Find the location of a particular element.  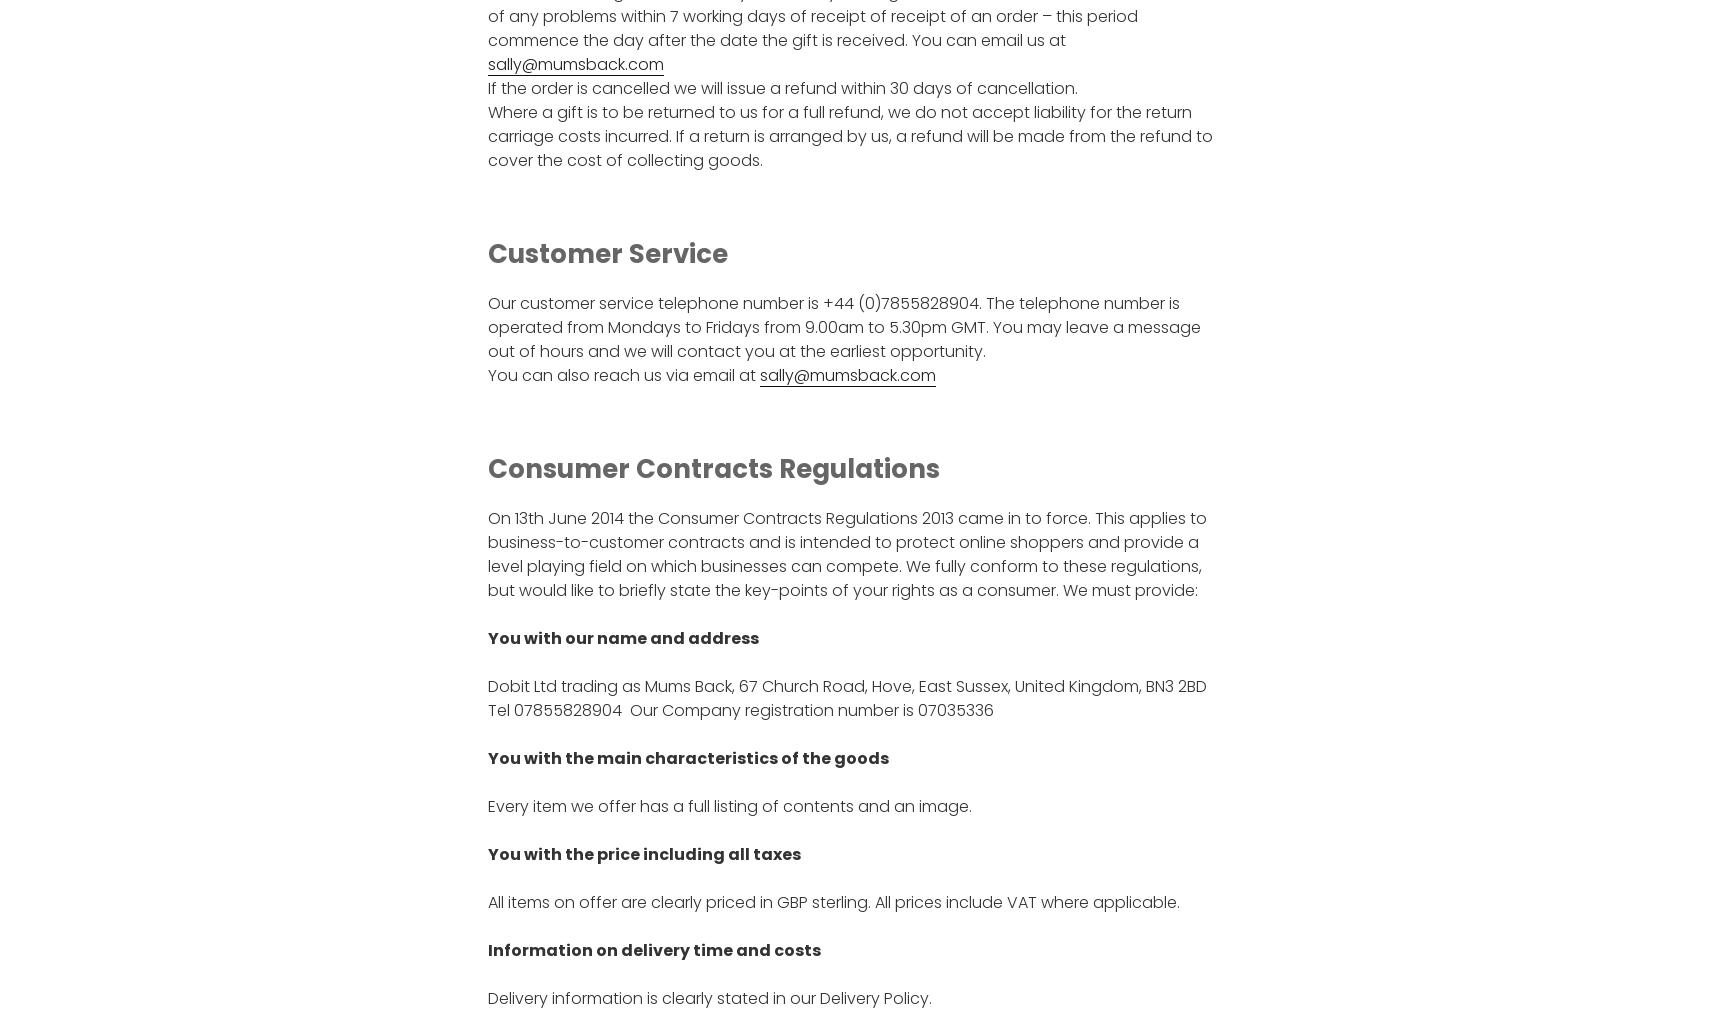

'Consumer Contracts Regulations' is located at coordinates (712, 468).